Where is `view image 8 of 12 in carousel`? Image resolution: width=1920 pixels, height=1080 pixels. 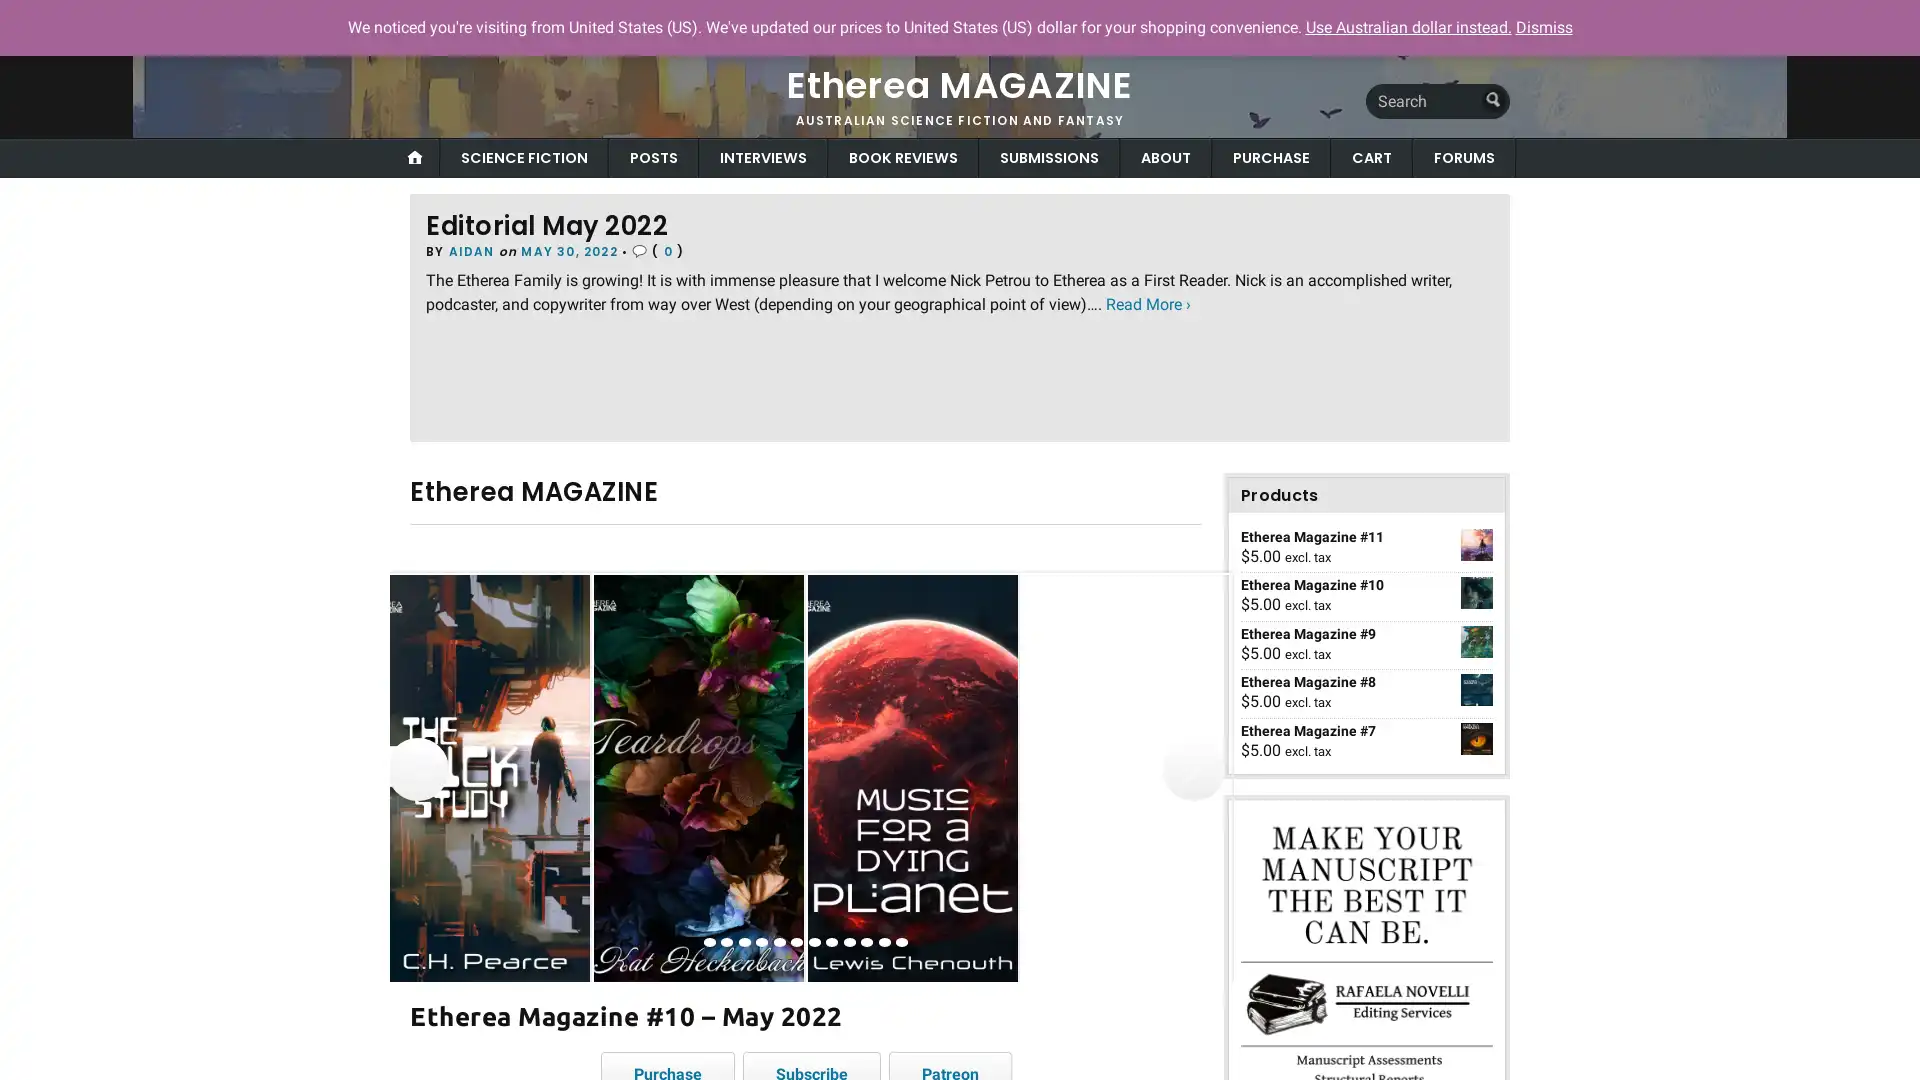
view image 8 of 12 in carousel is located at coordinates (831, 941).